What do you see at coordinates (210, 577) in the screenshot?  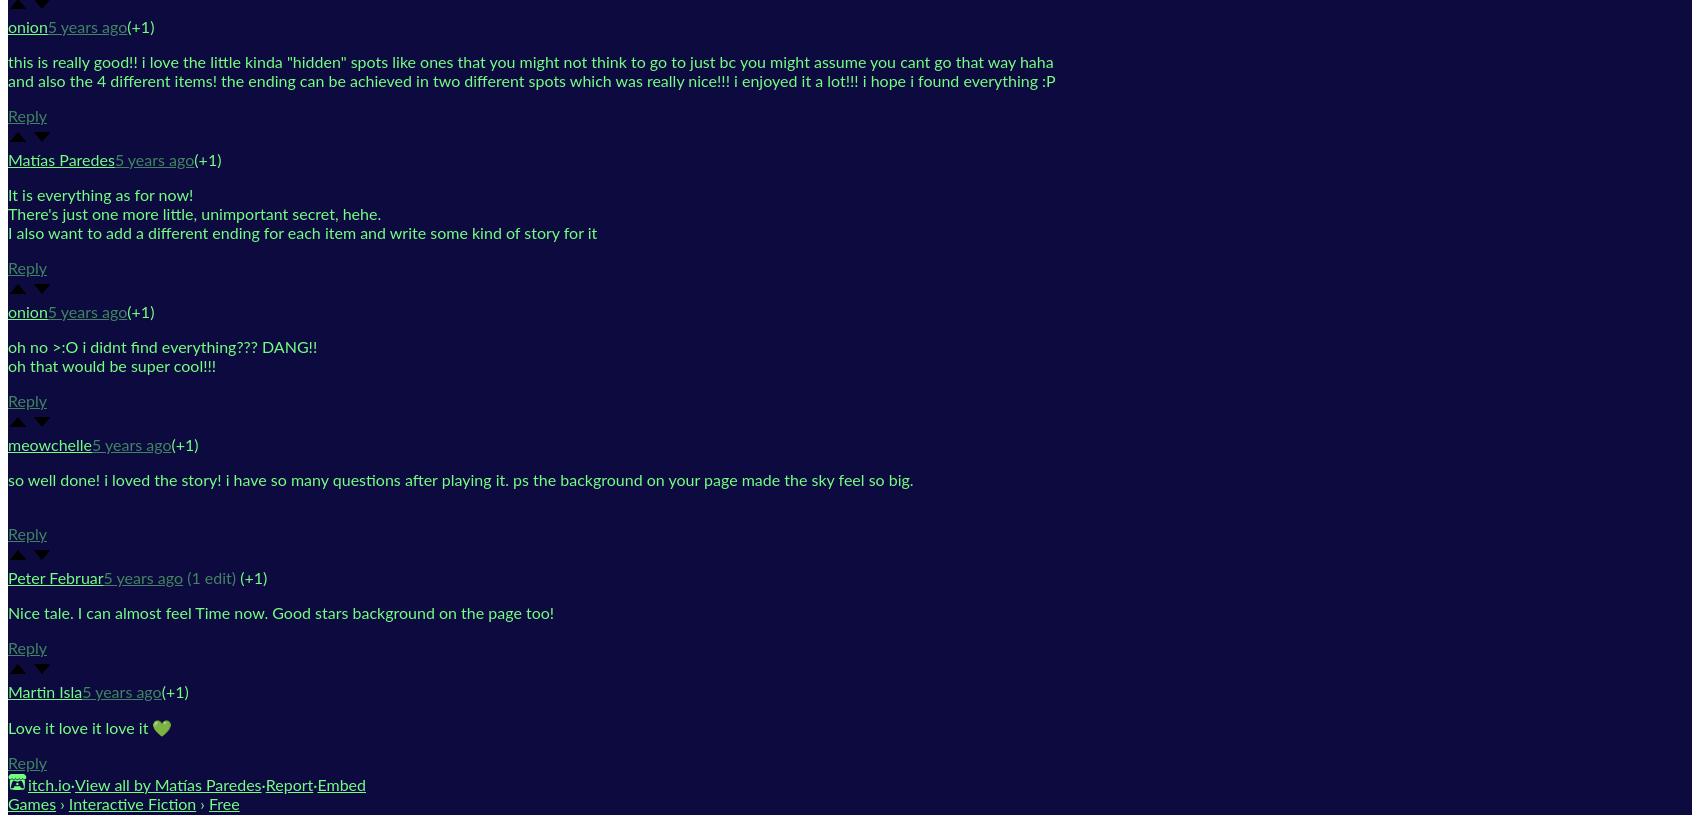 I see `'(1 edit)'` at bounding box center [210, 577].